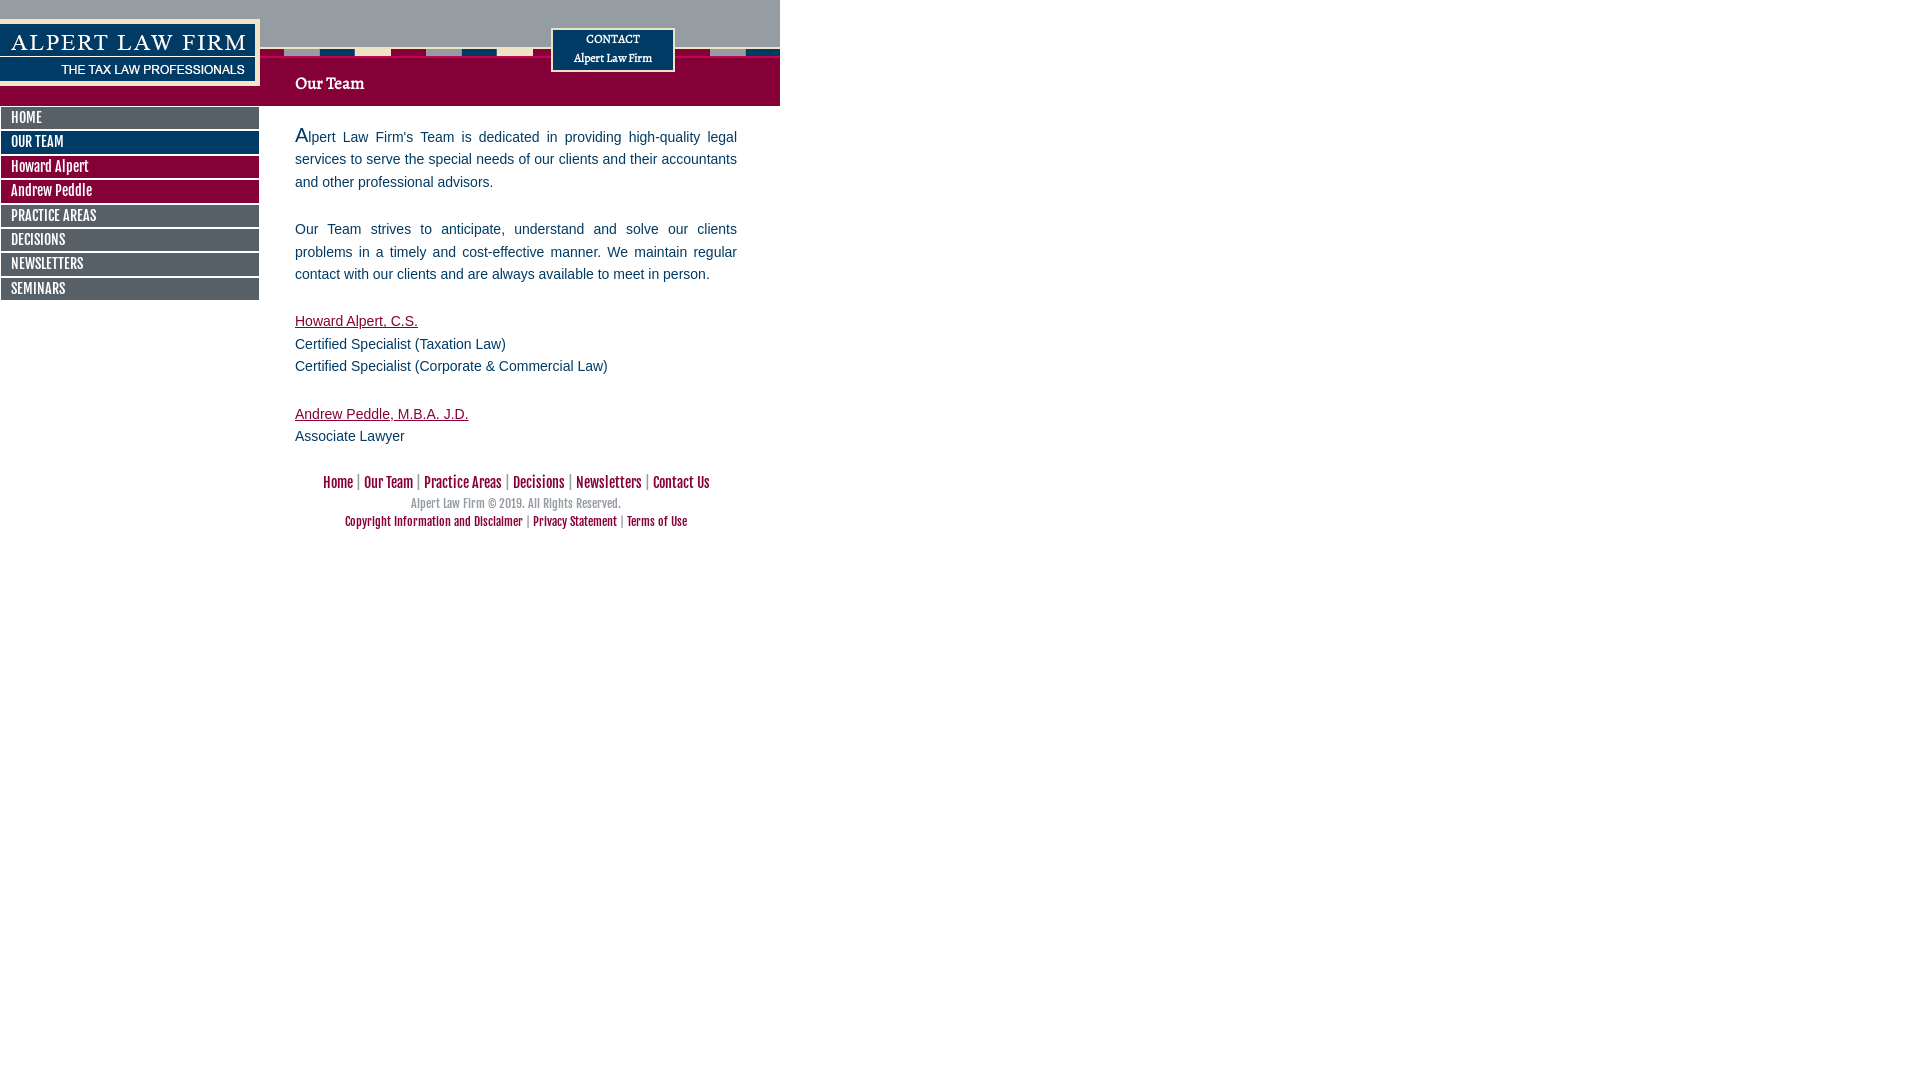 Image resolution: width=1920 pixels, height=1080 pixels. I want to click on 'Home', so click(336, 482).